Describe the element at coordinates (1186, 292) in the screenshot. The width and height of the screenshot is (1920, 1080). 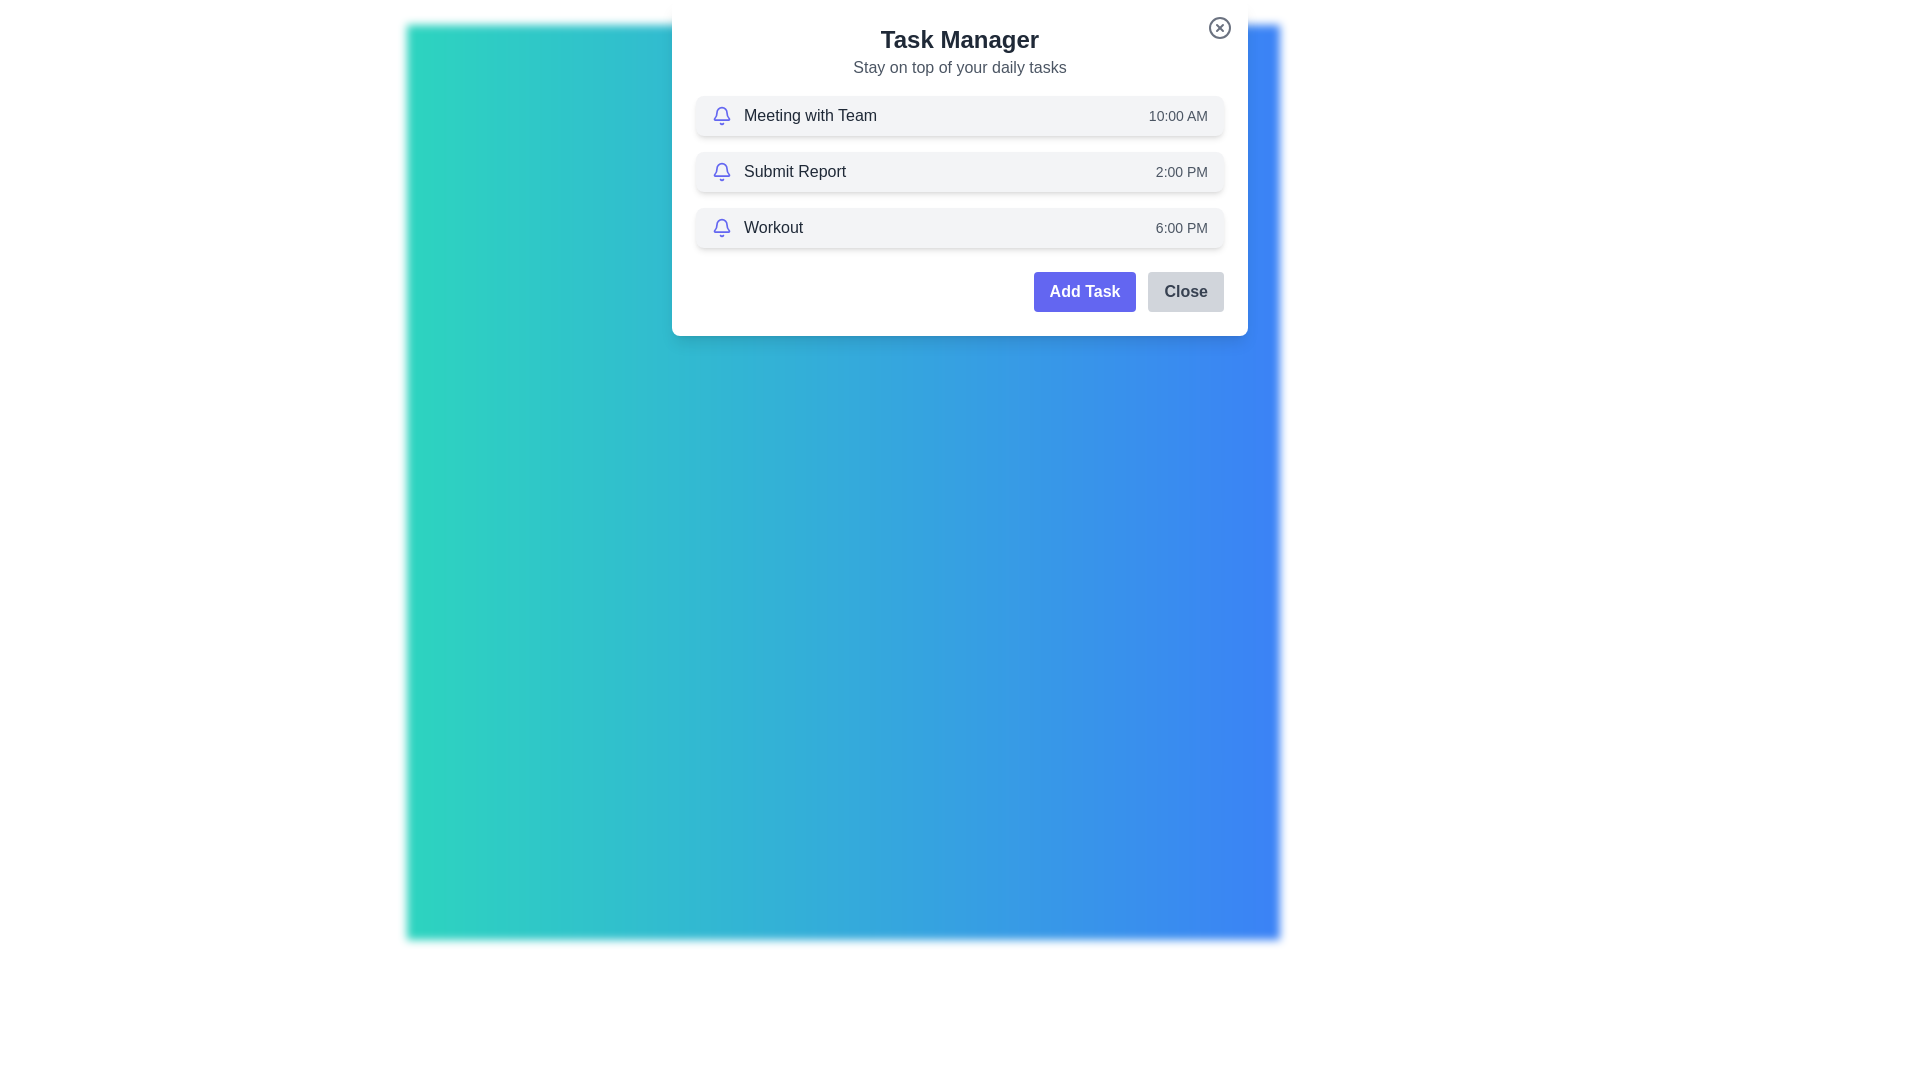
I see `the button located at the bottom right of the 'Task Manager' modal` at that location.